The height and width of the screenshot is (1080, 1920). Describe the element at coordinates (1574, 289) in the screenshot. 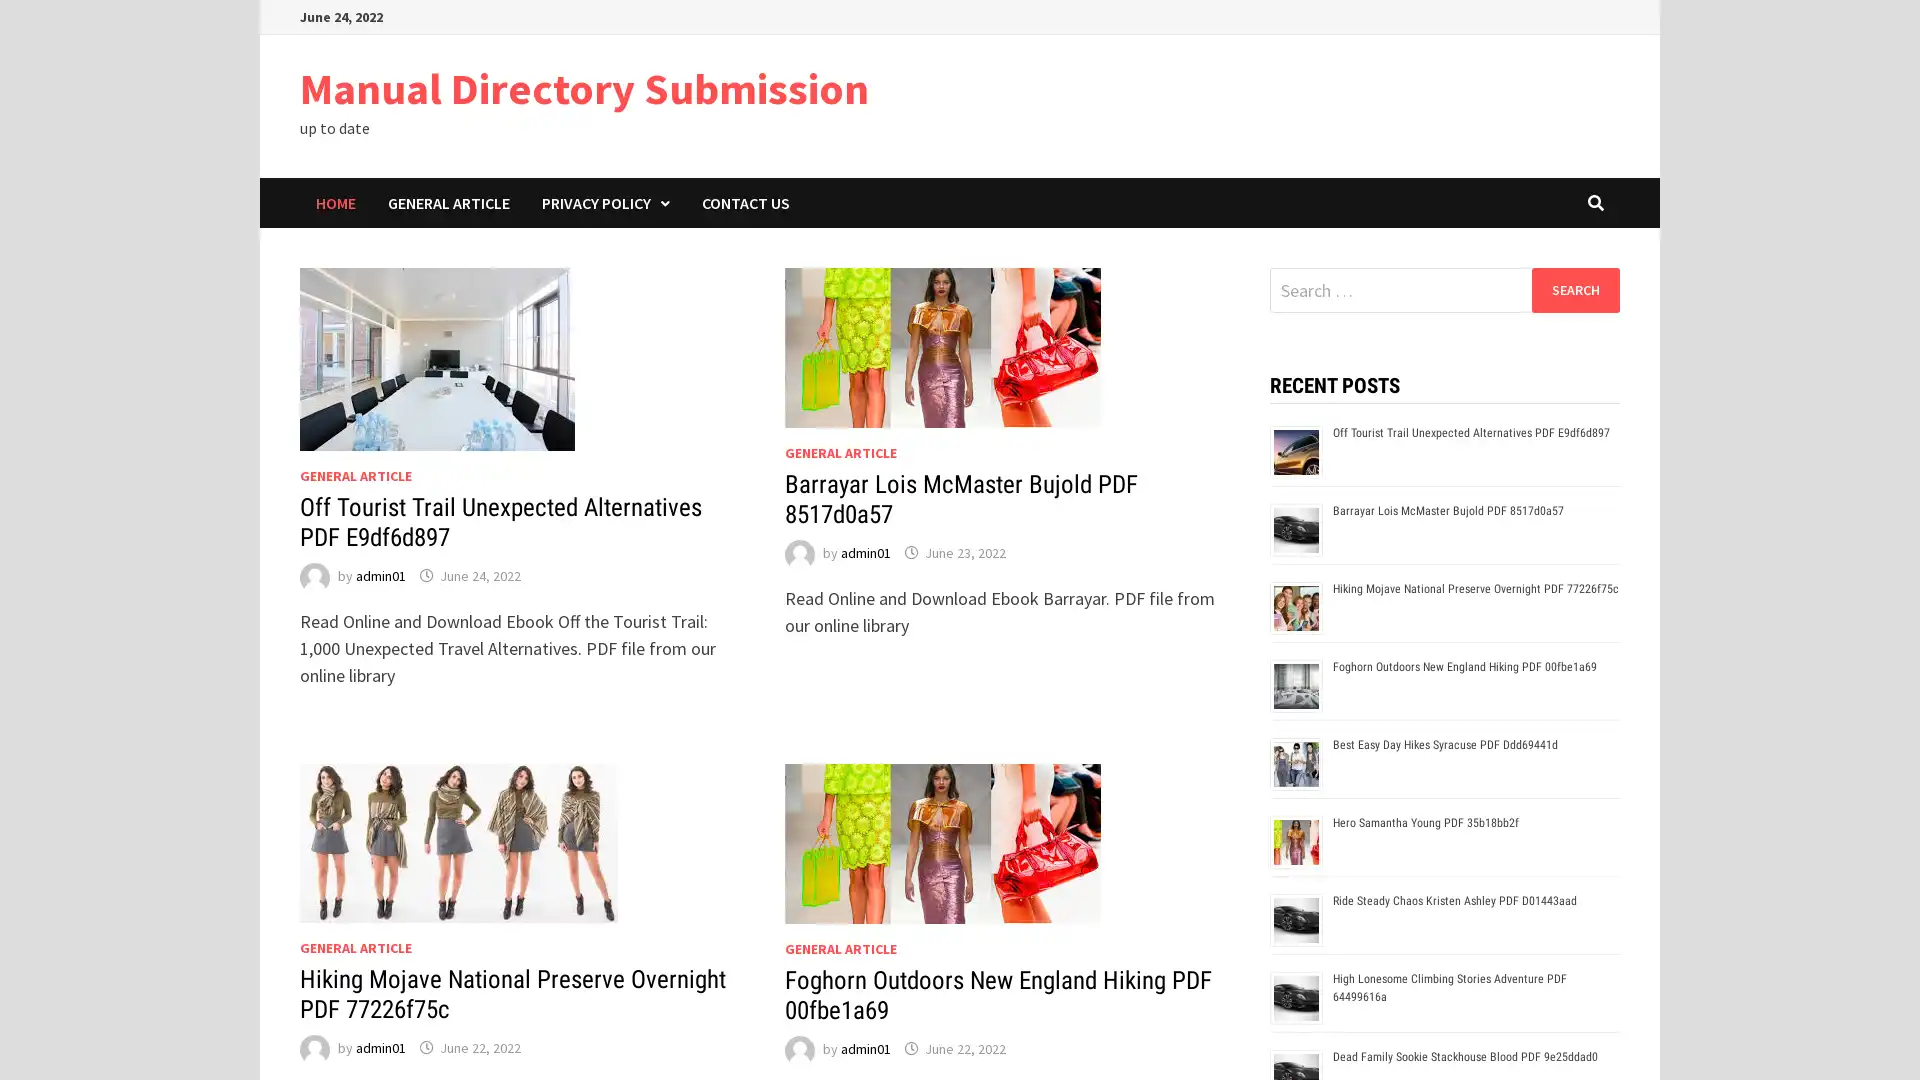

I see `Search` at that location.